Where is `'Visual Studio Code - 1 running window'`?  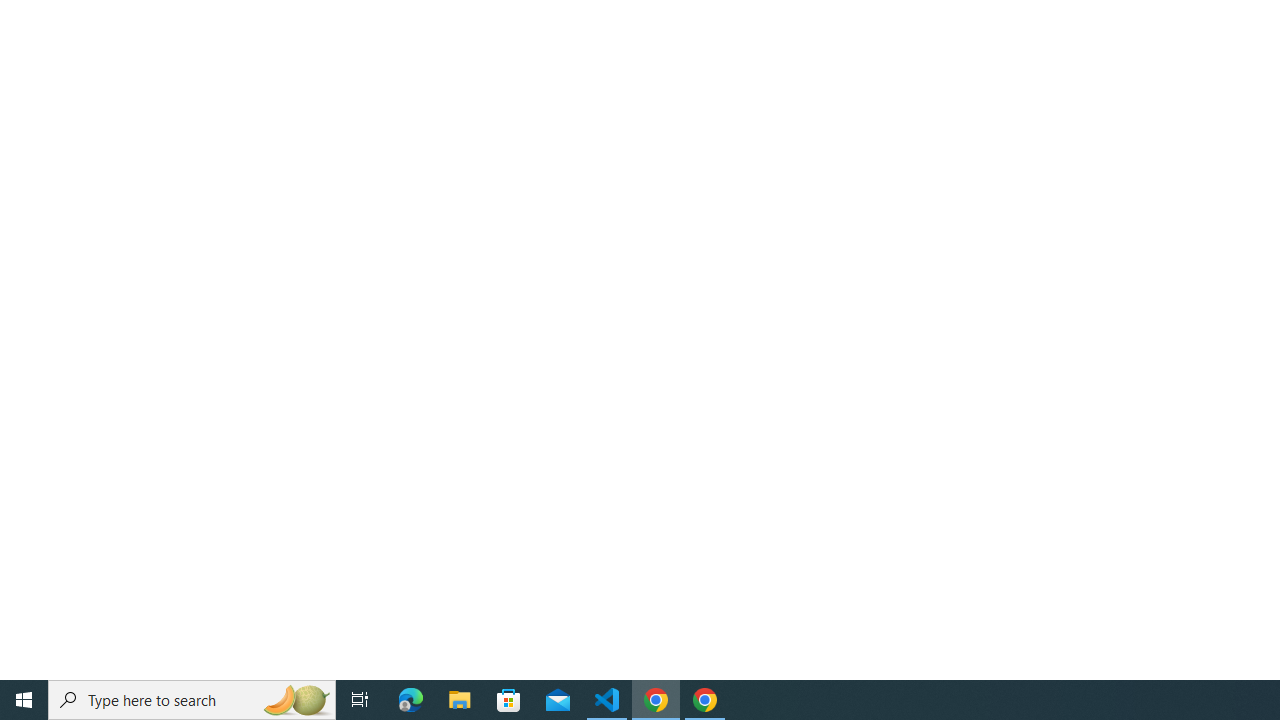 'Visual Studio Code - 1 running window' is located at coordinates (606, 698).